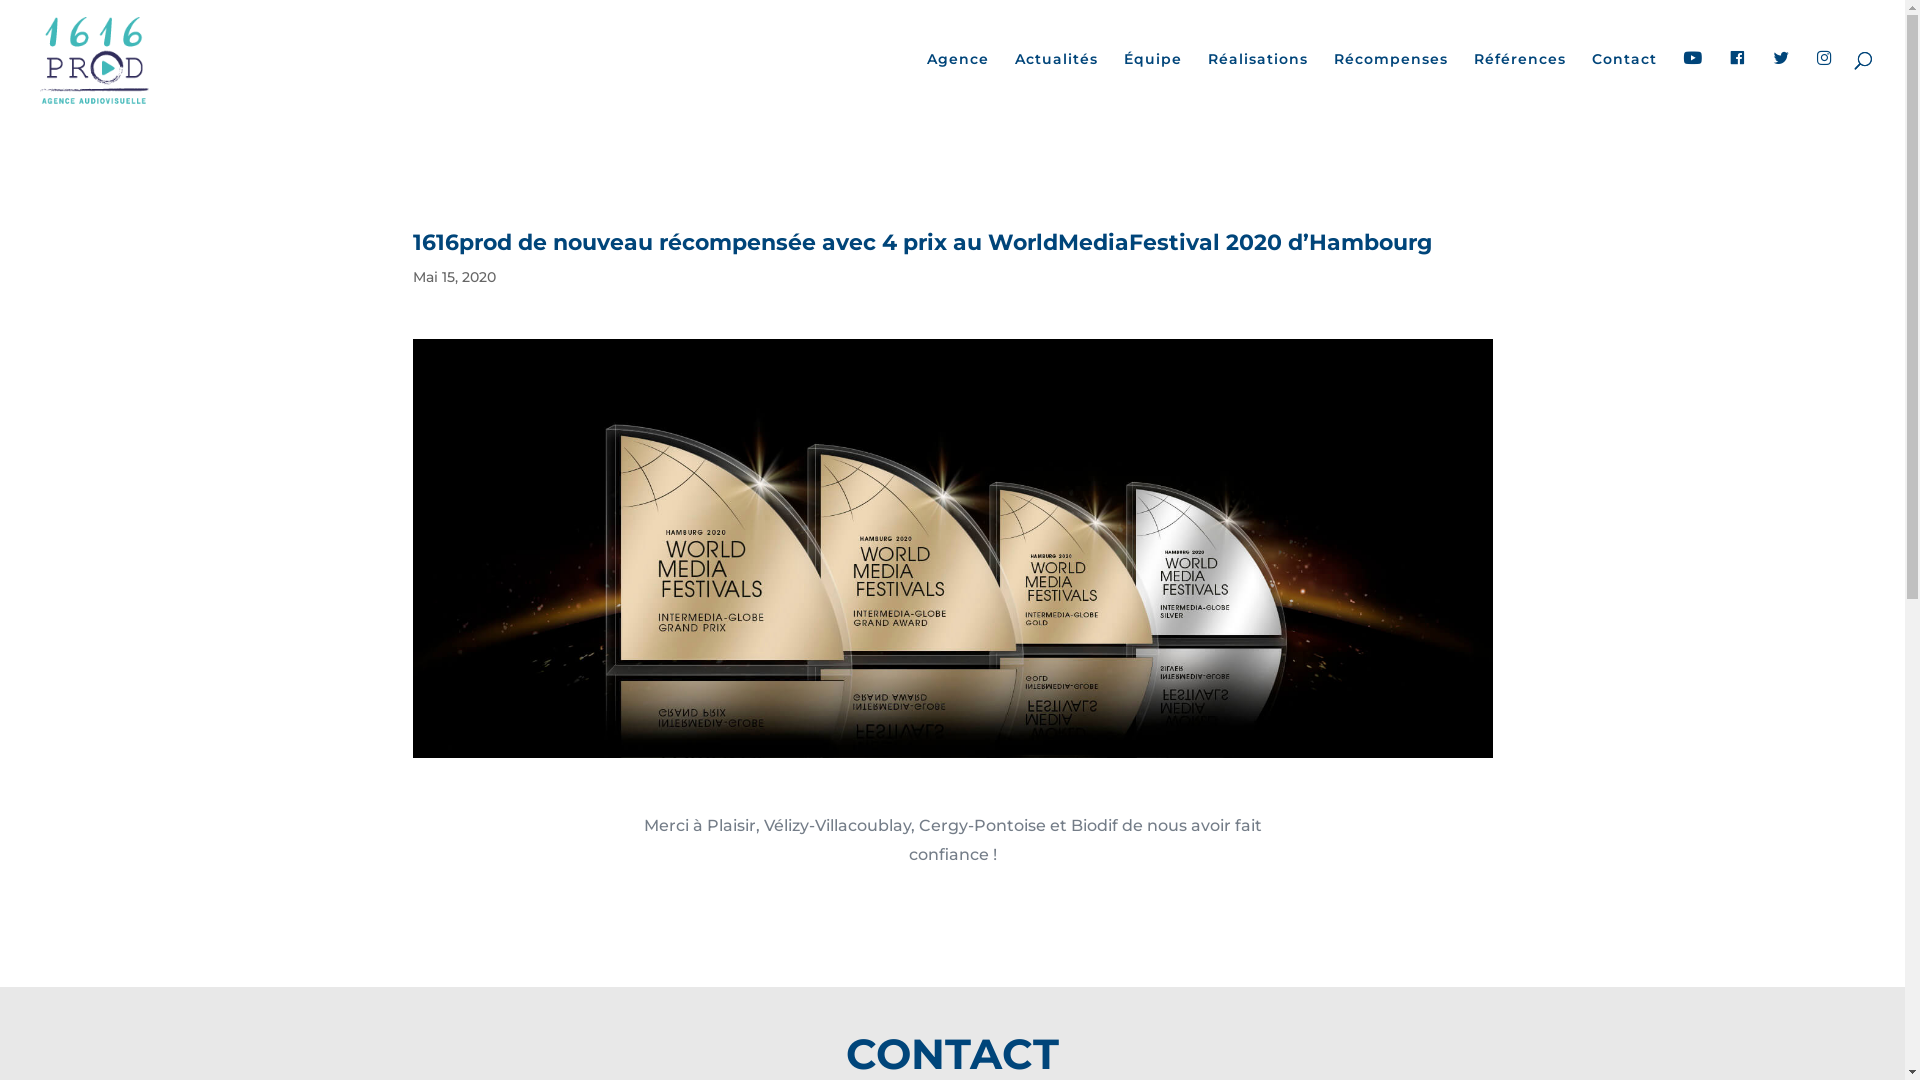  What do you see at coordinates (1736, 84) in the screenshot?
I see `'Facebook'` at bounding box center [1736, 84].